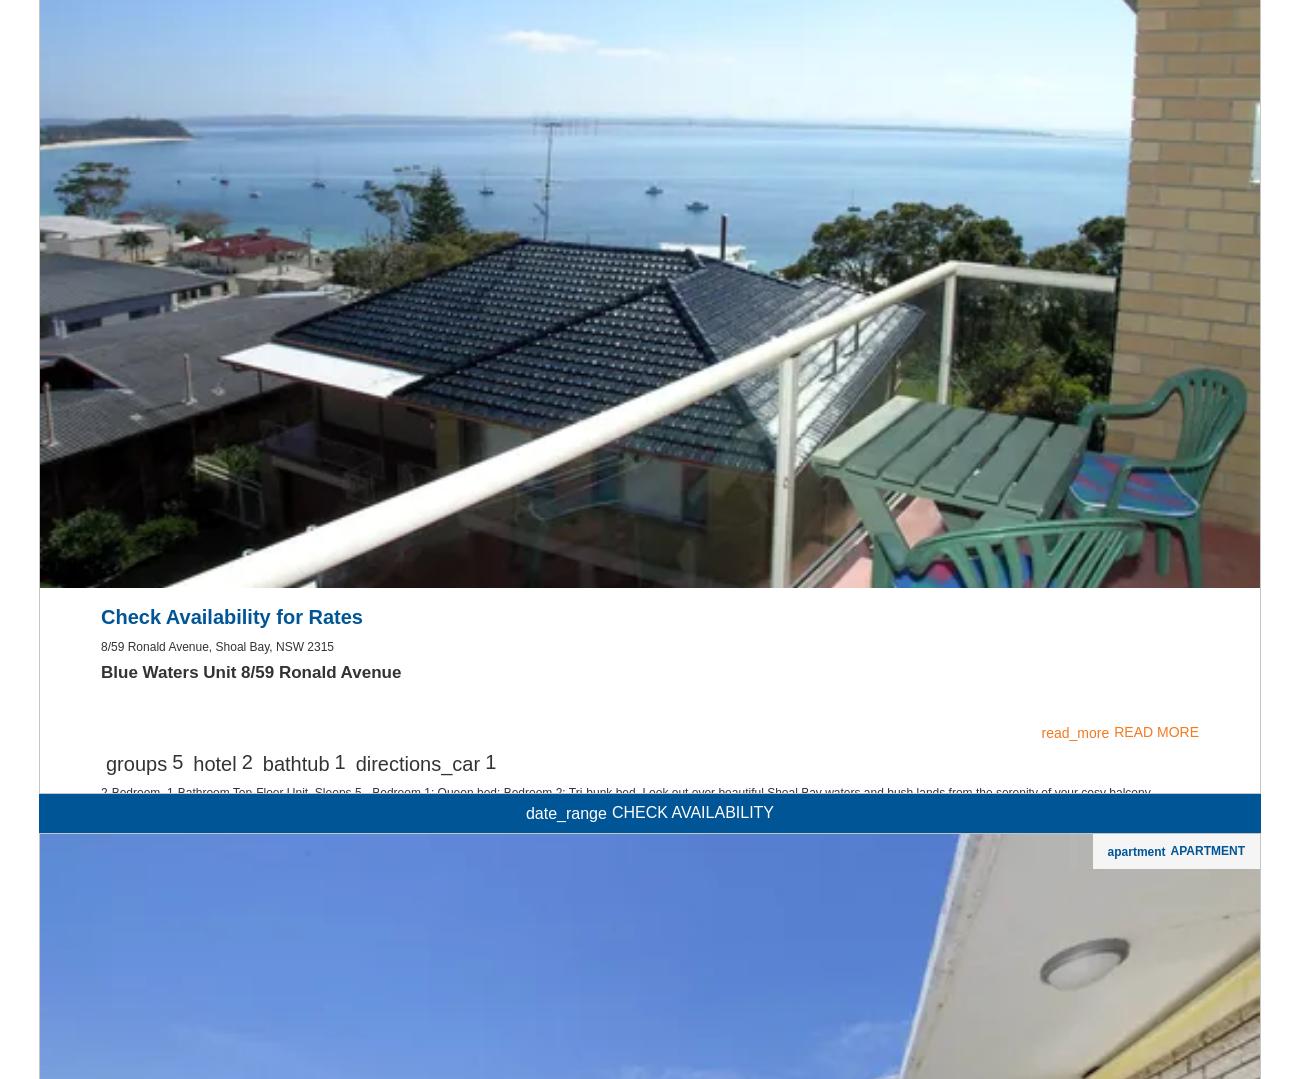 Image resolution: width=1300 pixels, height=1079 pixels. What do you see at coordinates (216, 96) in the screenshot?
I see `'Apartment Features'` at bounding box center [216, 96].